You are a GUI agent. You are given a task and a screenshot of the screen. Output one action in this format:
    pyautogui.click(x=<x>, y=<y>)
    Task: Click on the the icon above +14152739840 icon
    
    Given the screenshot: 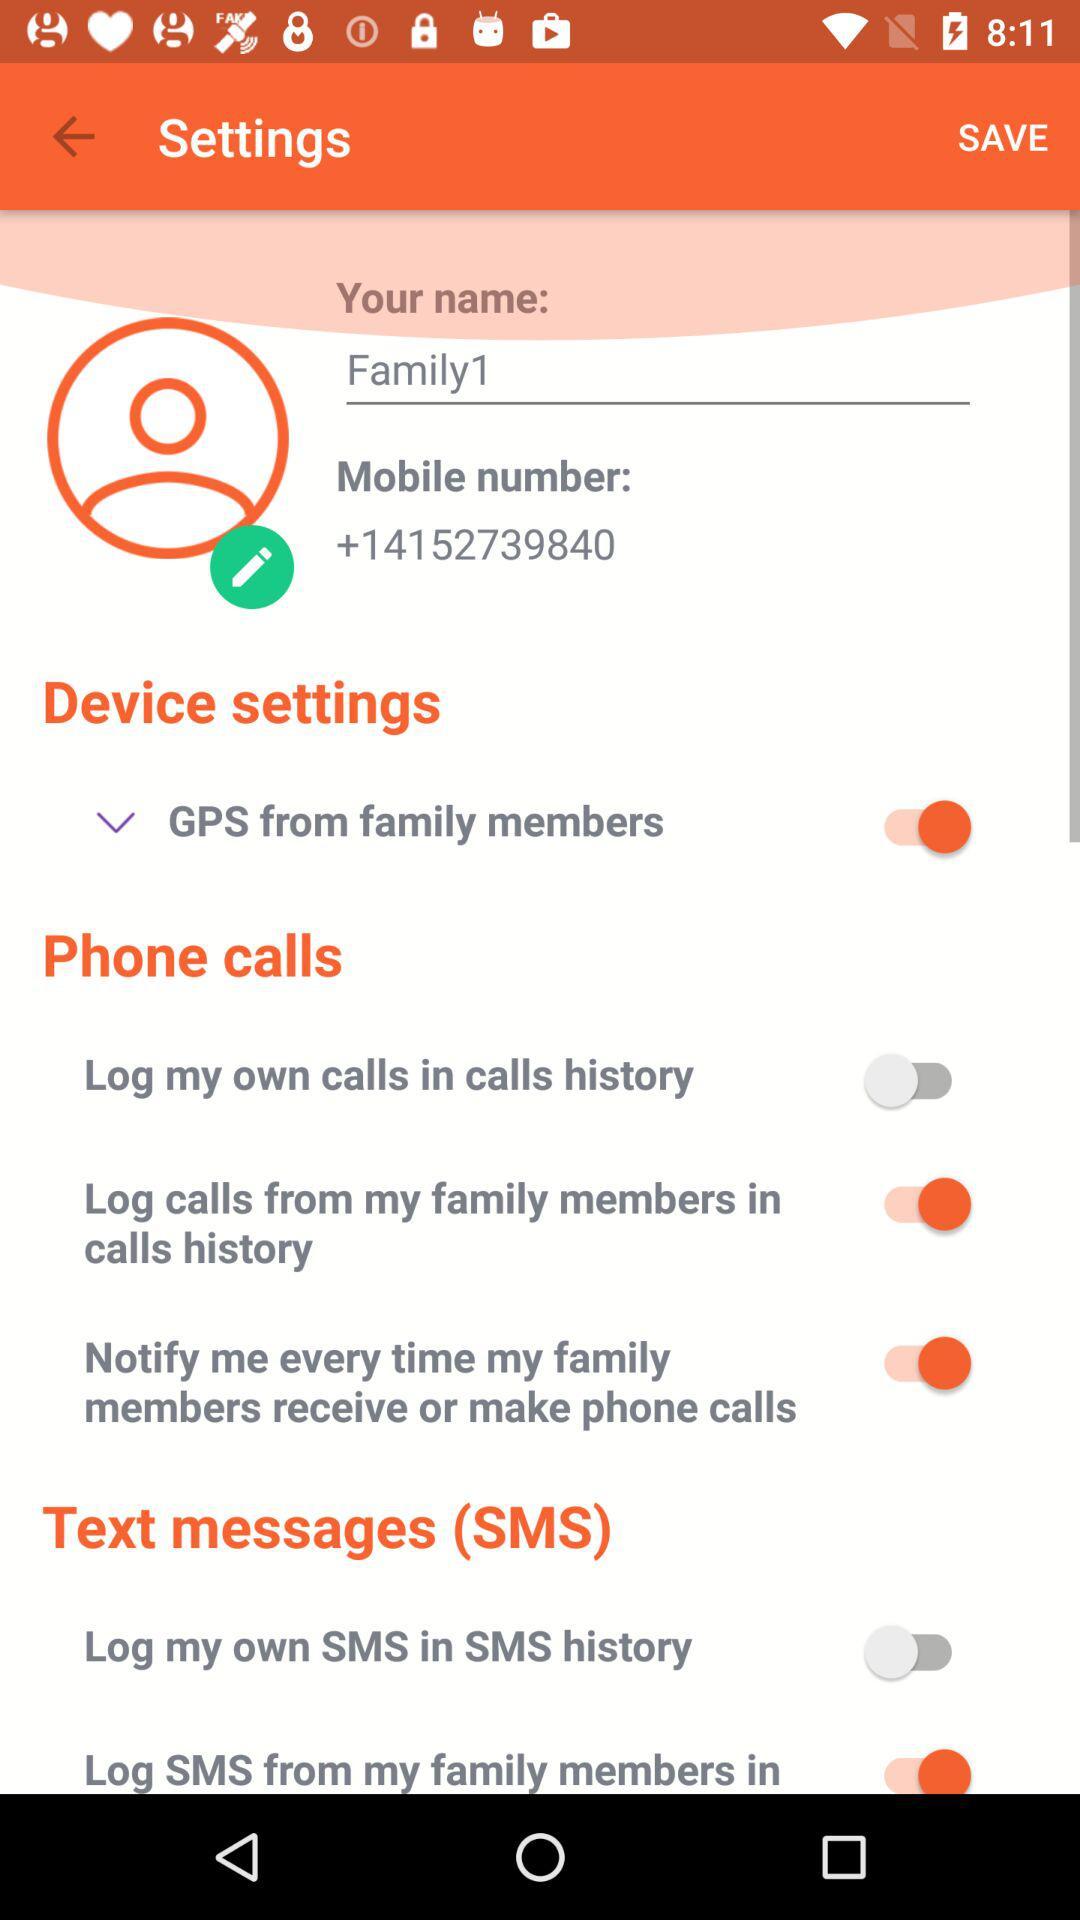 What is the action you would take?
    pyautogui.click(x=484, y=473)
    